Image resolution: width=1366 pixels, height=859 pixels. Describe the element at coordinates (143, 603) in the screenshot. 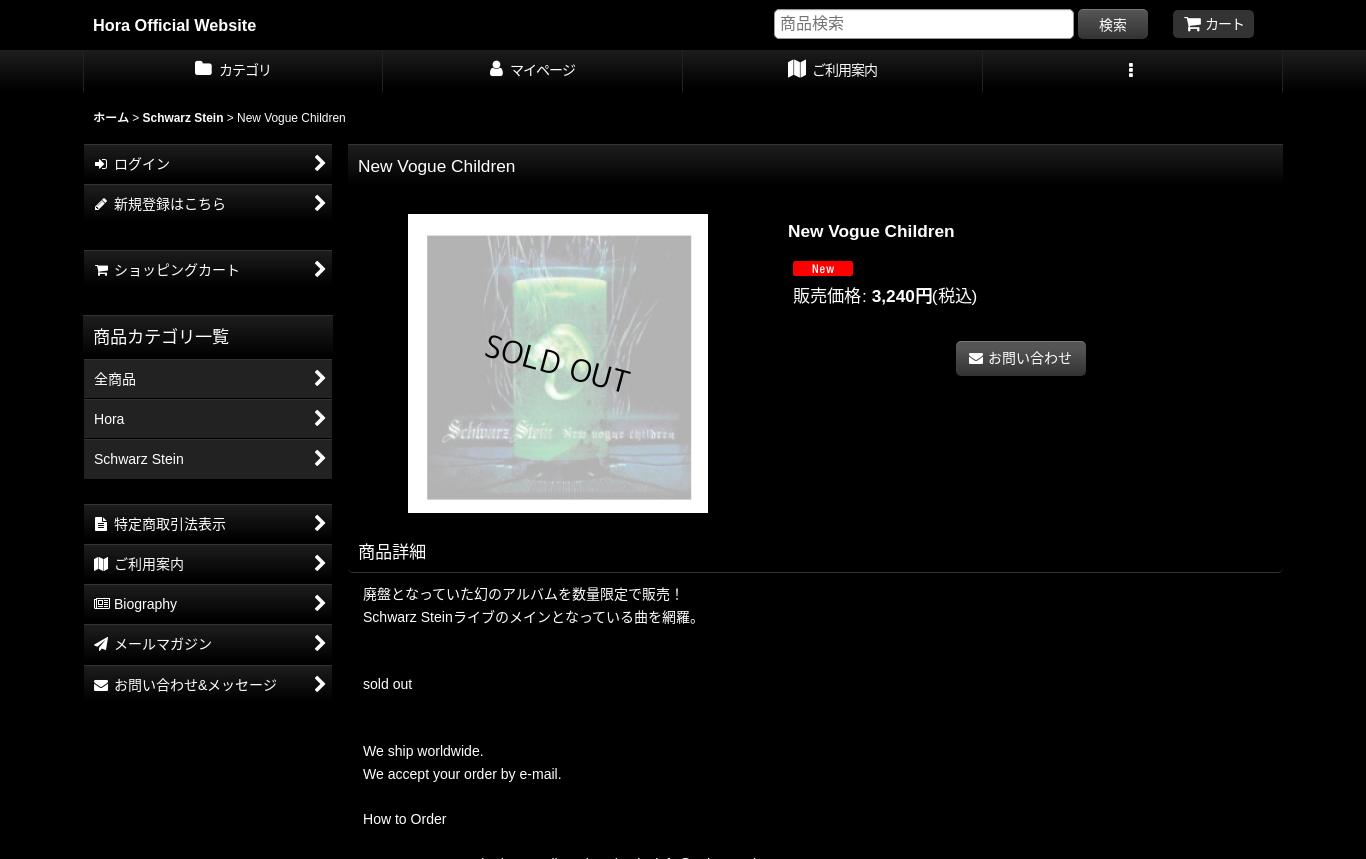

I see `'Biography'` at that location.